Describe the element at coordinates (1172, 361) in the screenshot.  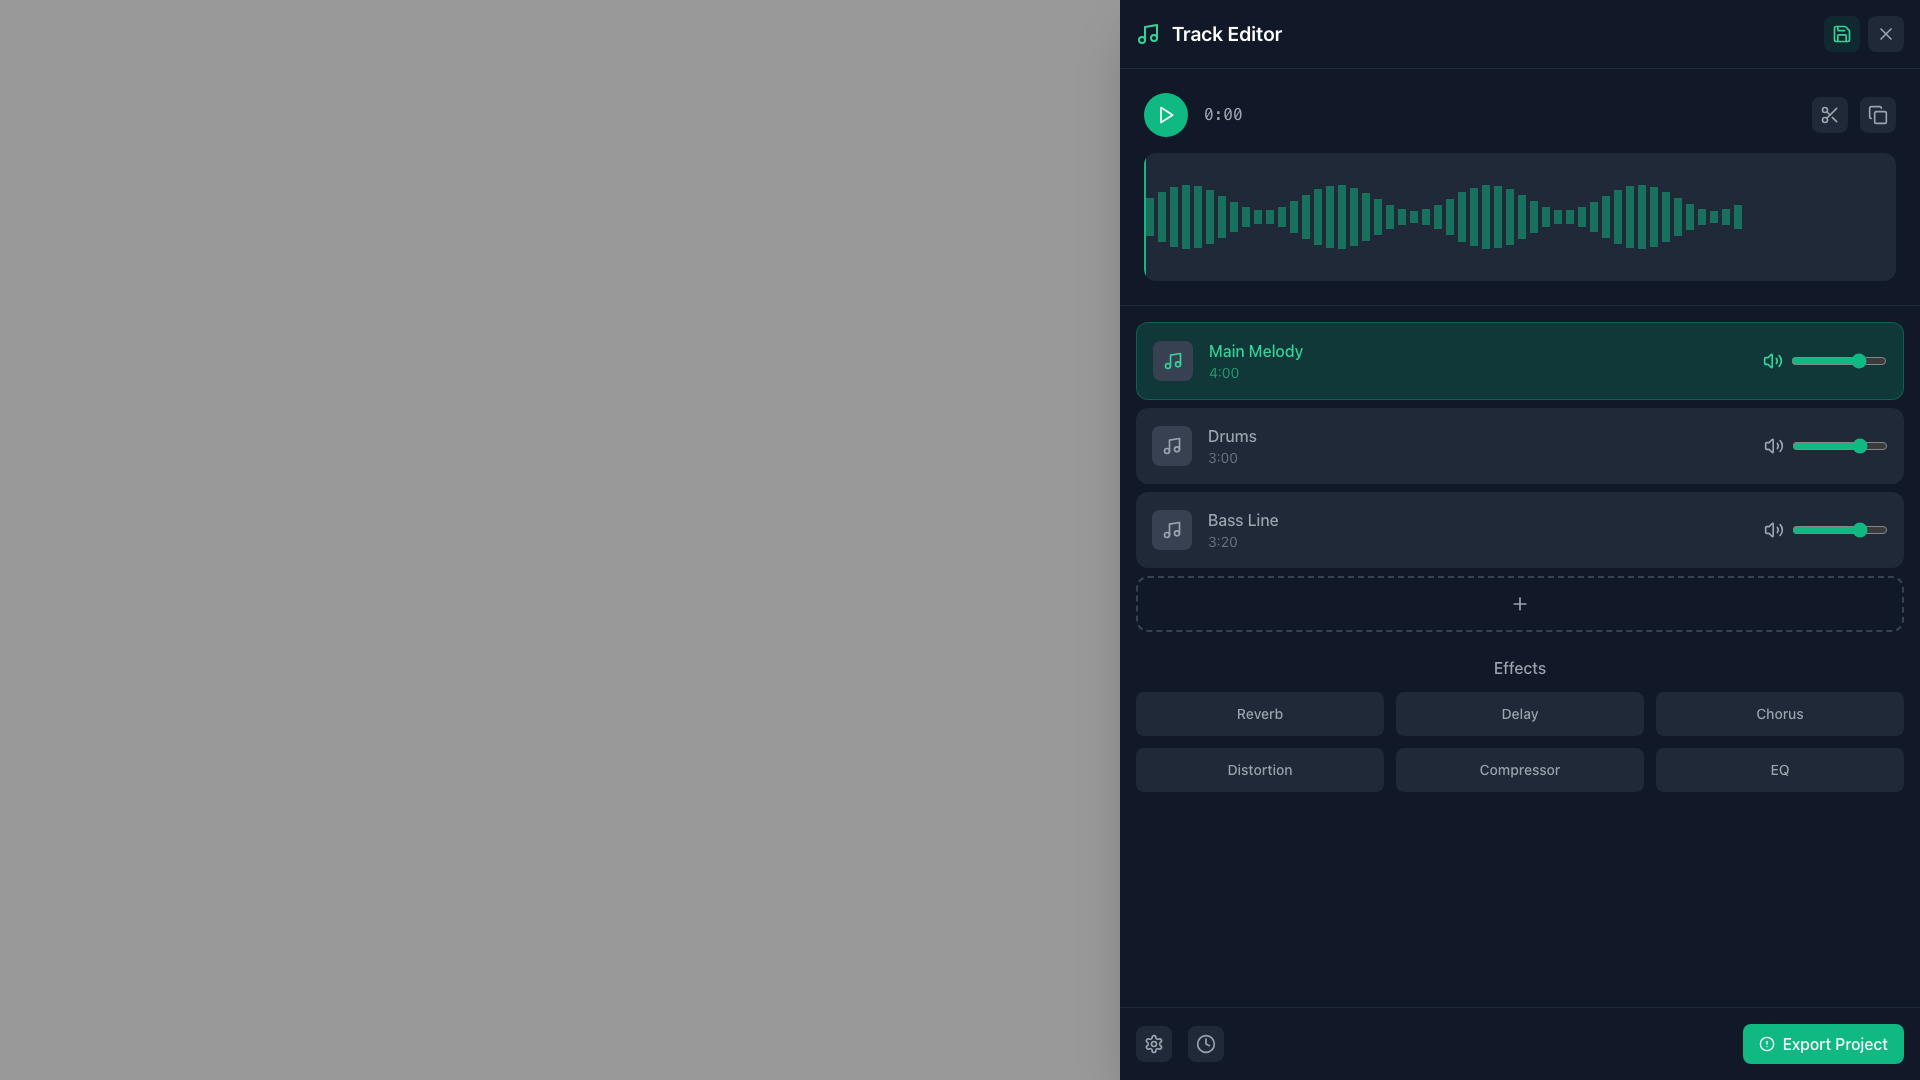
I see `the music-related icon representing the 'Main Melody' item, which is located within a green-background row element in the track list` at that location.